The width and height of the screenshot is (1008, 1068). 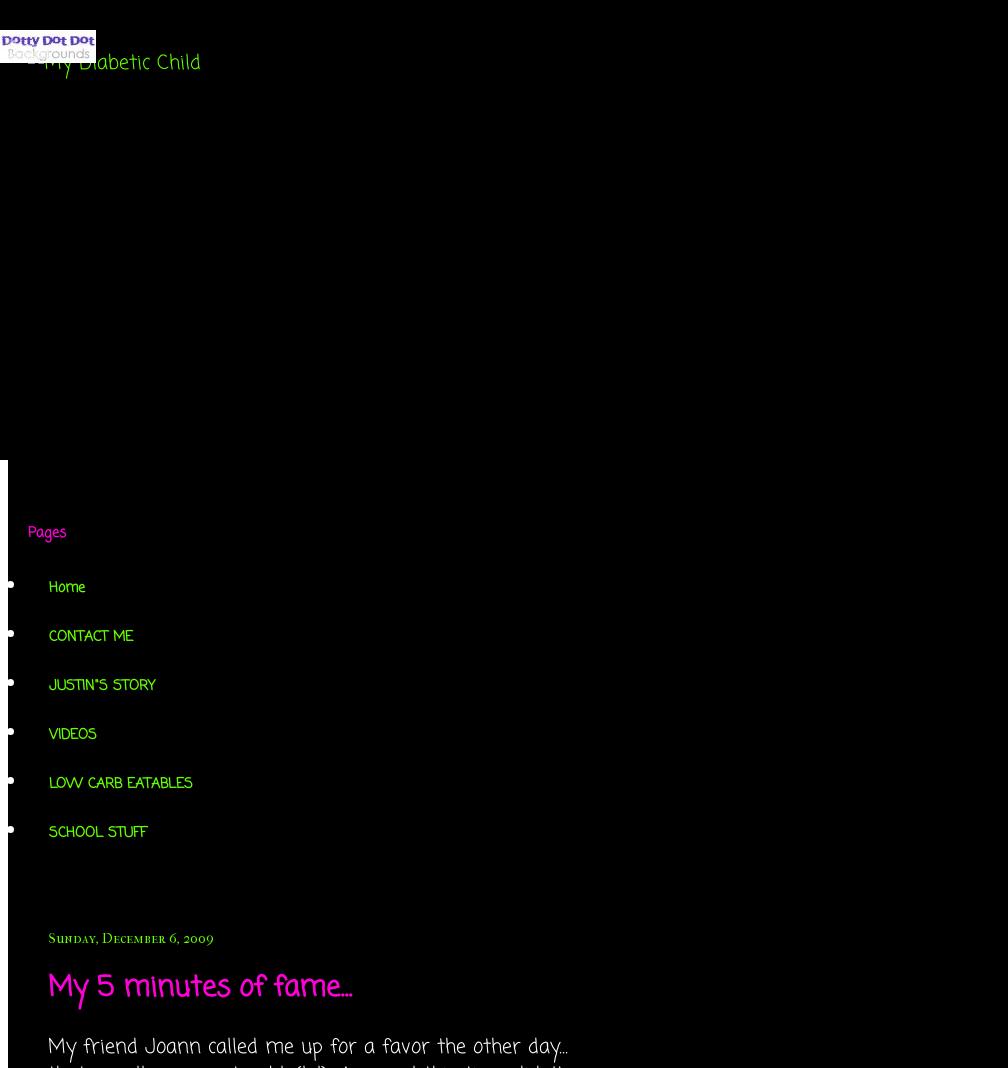 What do you see at coordinates (120, 784) in the screenshot?
I see `'LOW CARB EATABLES'` at bounding box center [120, 784].